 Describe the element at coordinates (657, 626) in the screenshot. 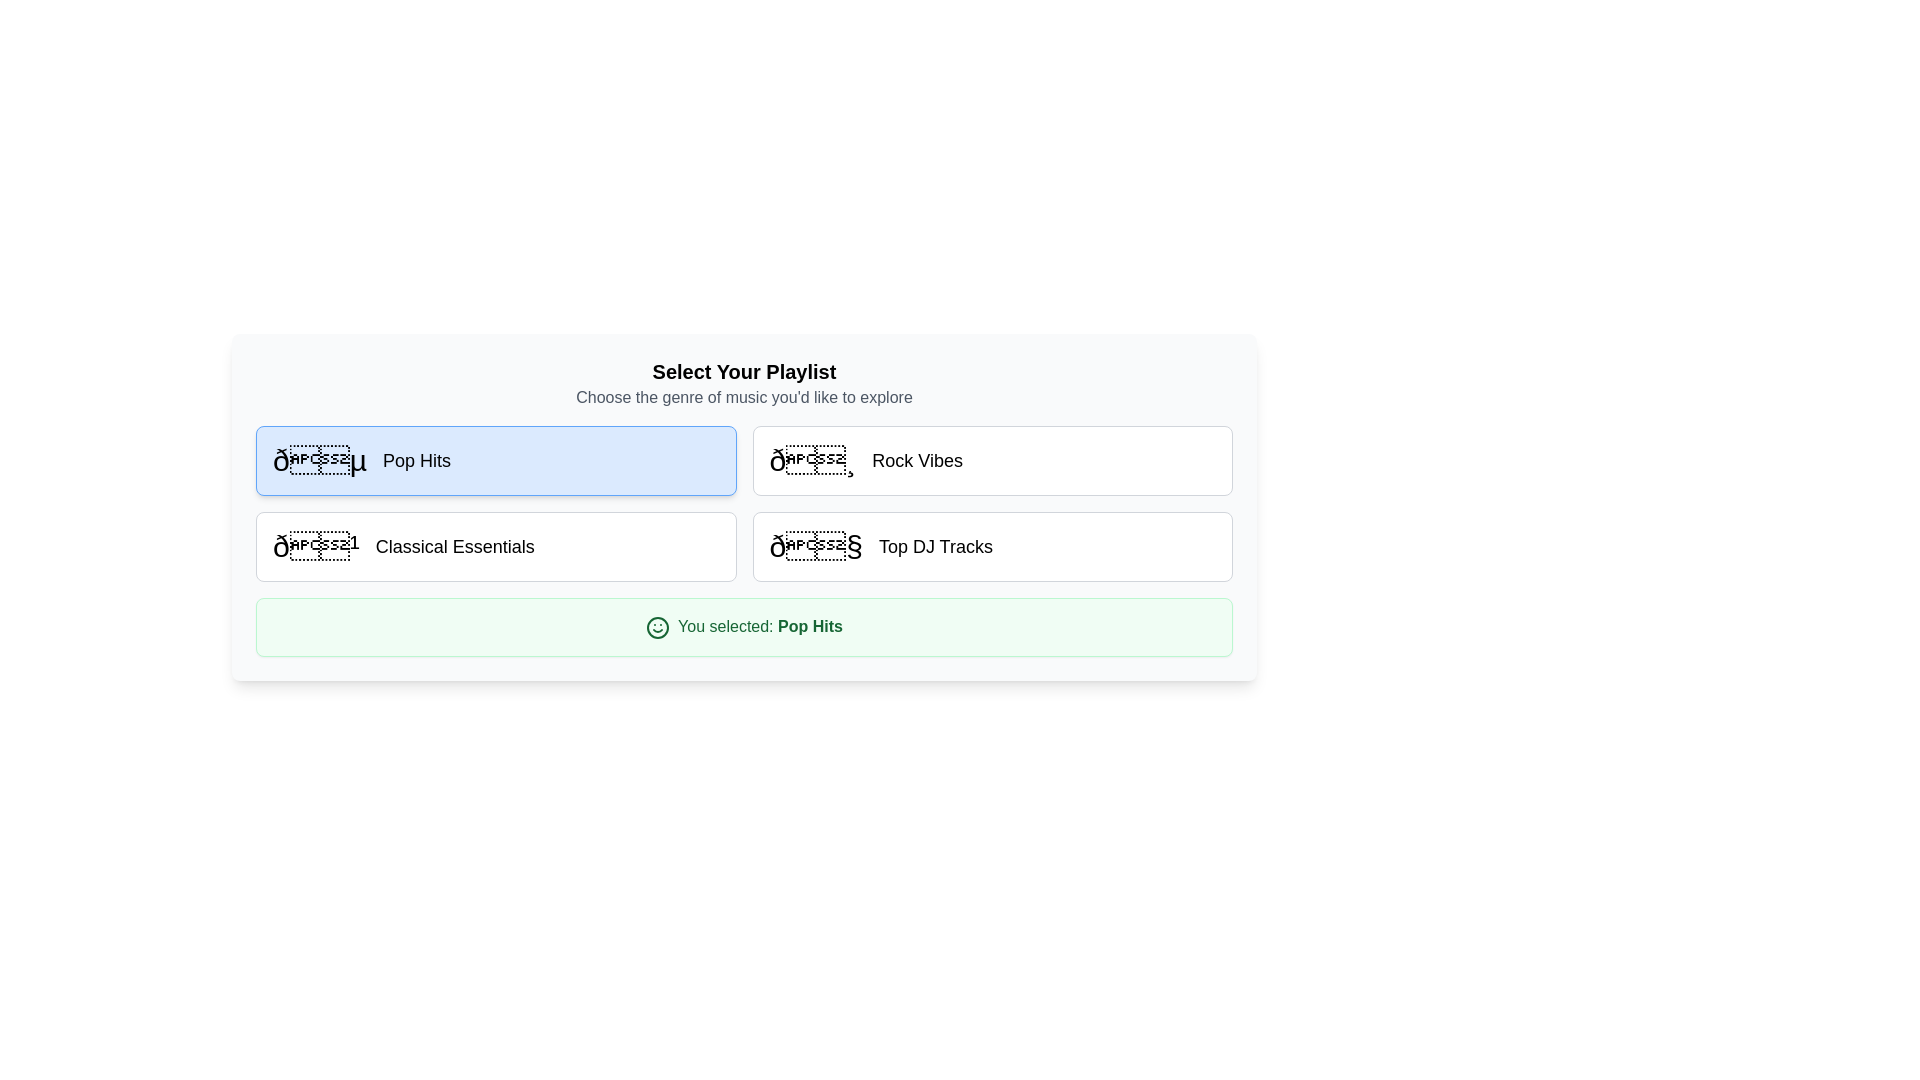

I see `the decorative circle icon associated with the 'Pop Hits' playlist, located in the middle of the first row of options` at that location.